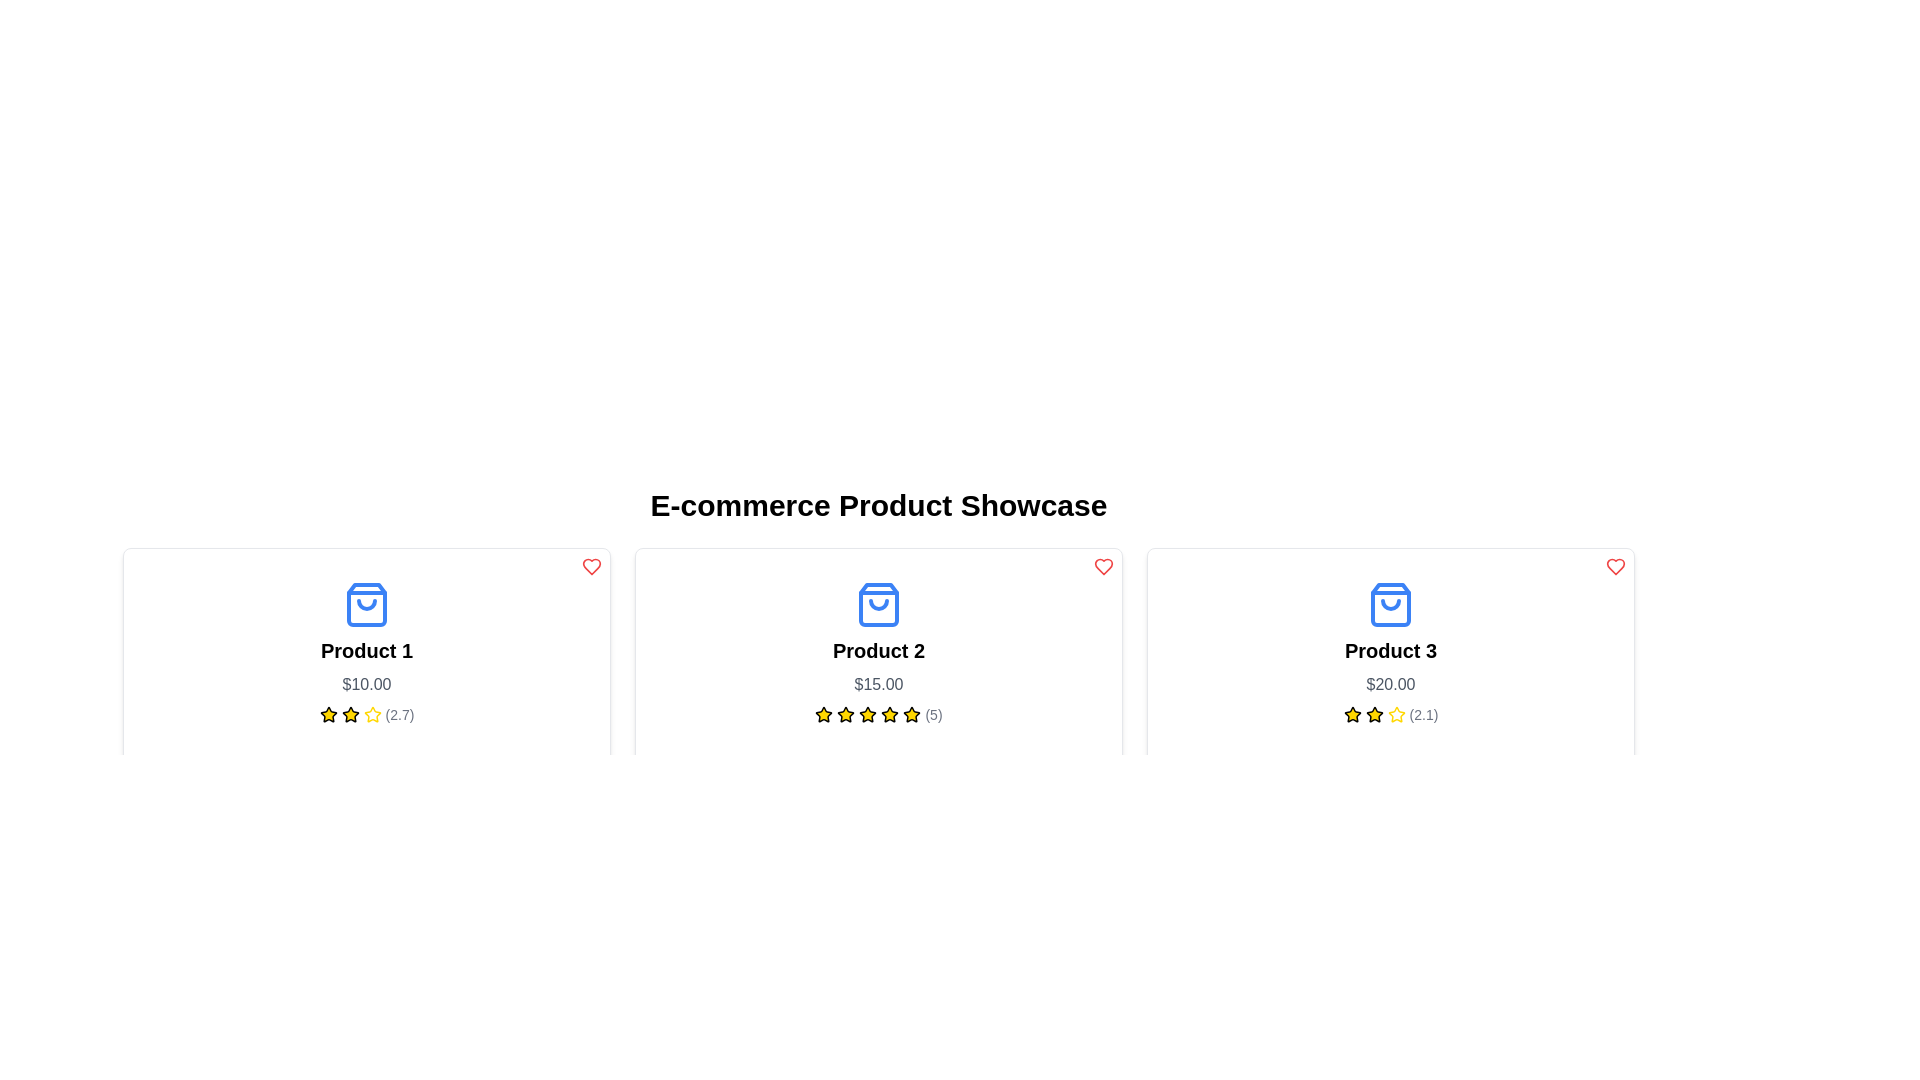 Image resolution: width=1920 pixels, height=1080 pixels. What do you see at coordinates (889, 713) in the screenshot?
I see `the fifth star in the 5-star rating system located below the product information in the center card of the product showcase layout` at bounding box center [889, 713].